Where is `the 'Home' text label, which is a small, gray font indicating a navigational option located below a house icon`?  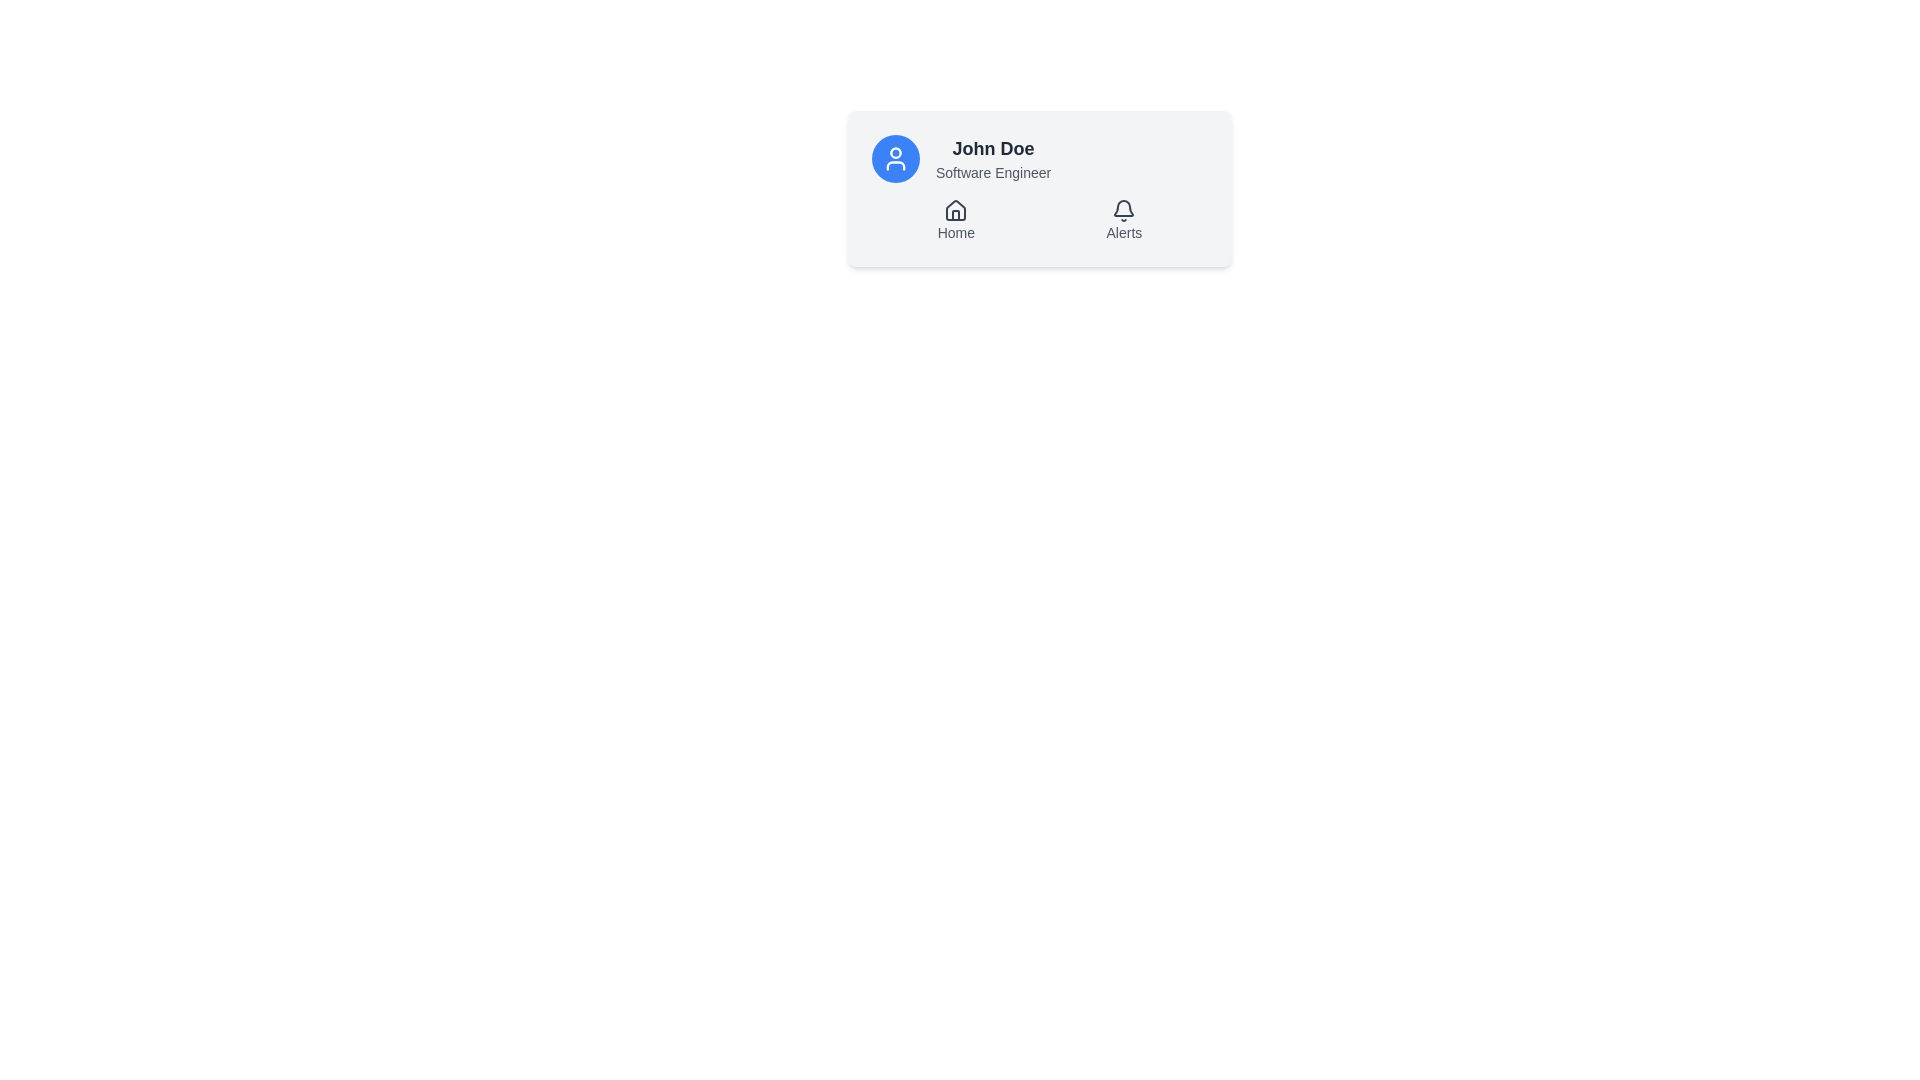
the 'Home' text label, which is a small, gray font indicating a navigational option located below a house icon is located at coordinates (955, 231).